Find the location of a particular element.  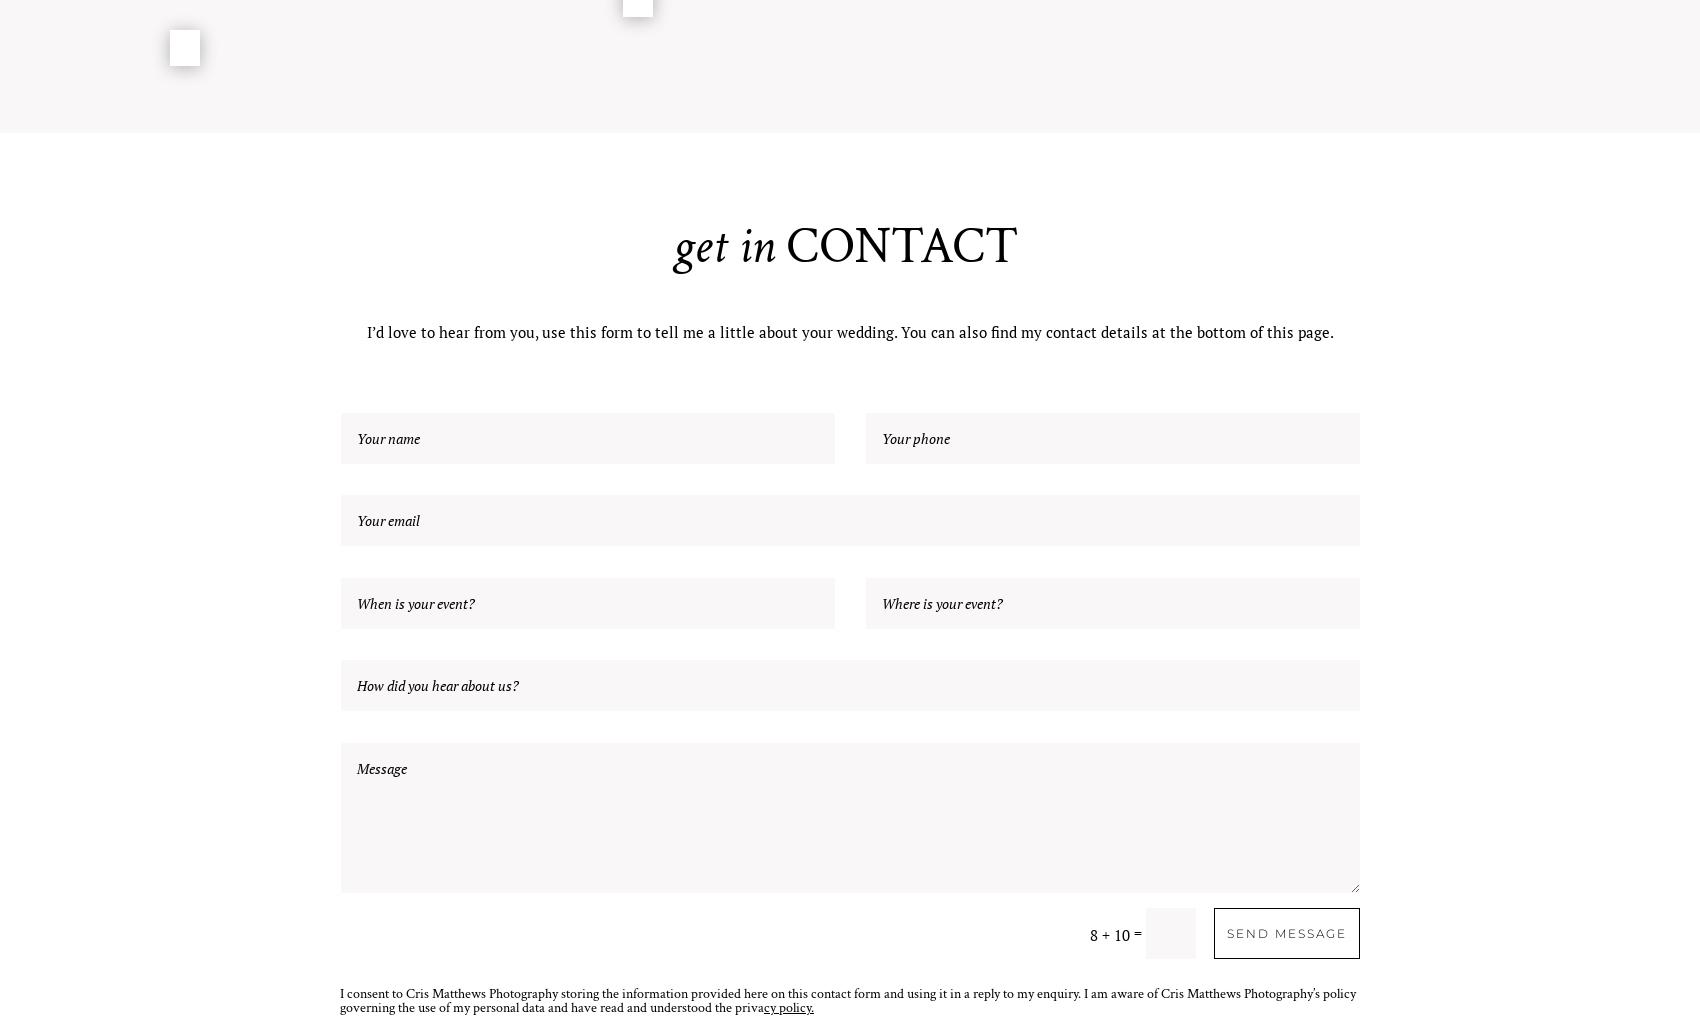

'=' is located at coordinates (1137, 931).